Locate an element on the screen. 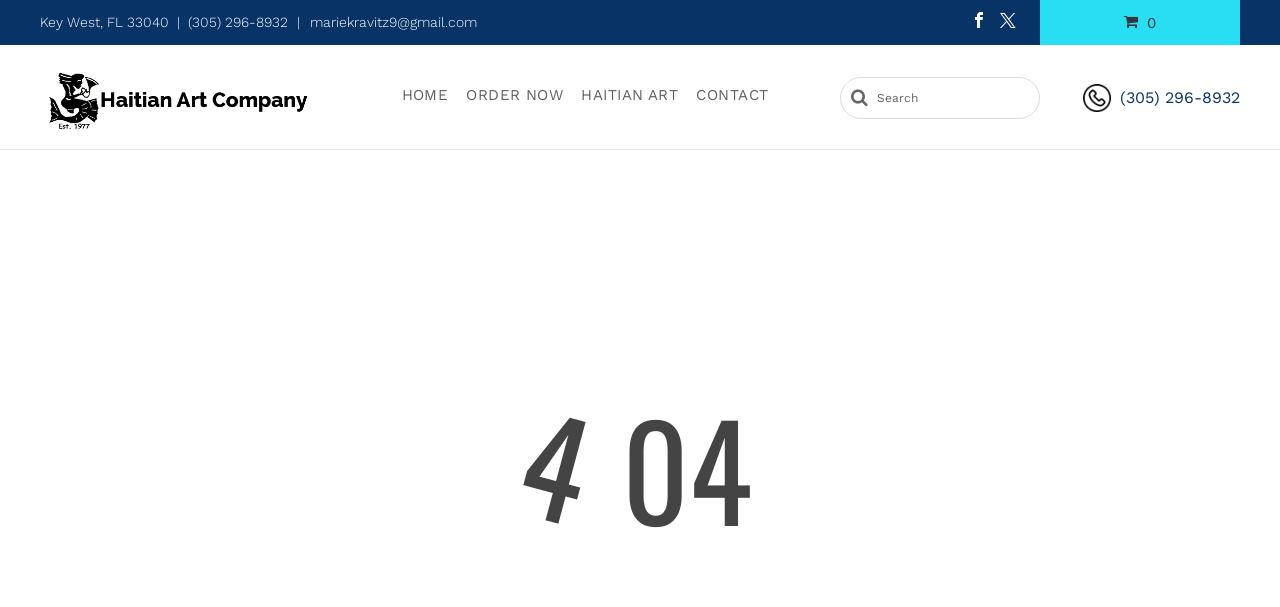 The height and width of the screenshot is (607, 1280). 'Home' is located at coordinates (423, 94).